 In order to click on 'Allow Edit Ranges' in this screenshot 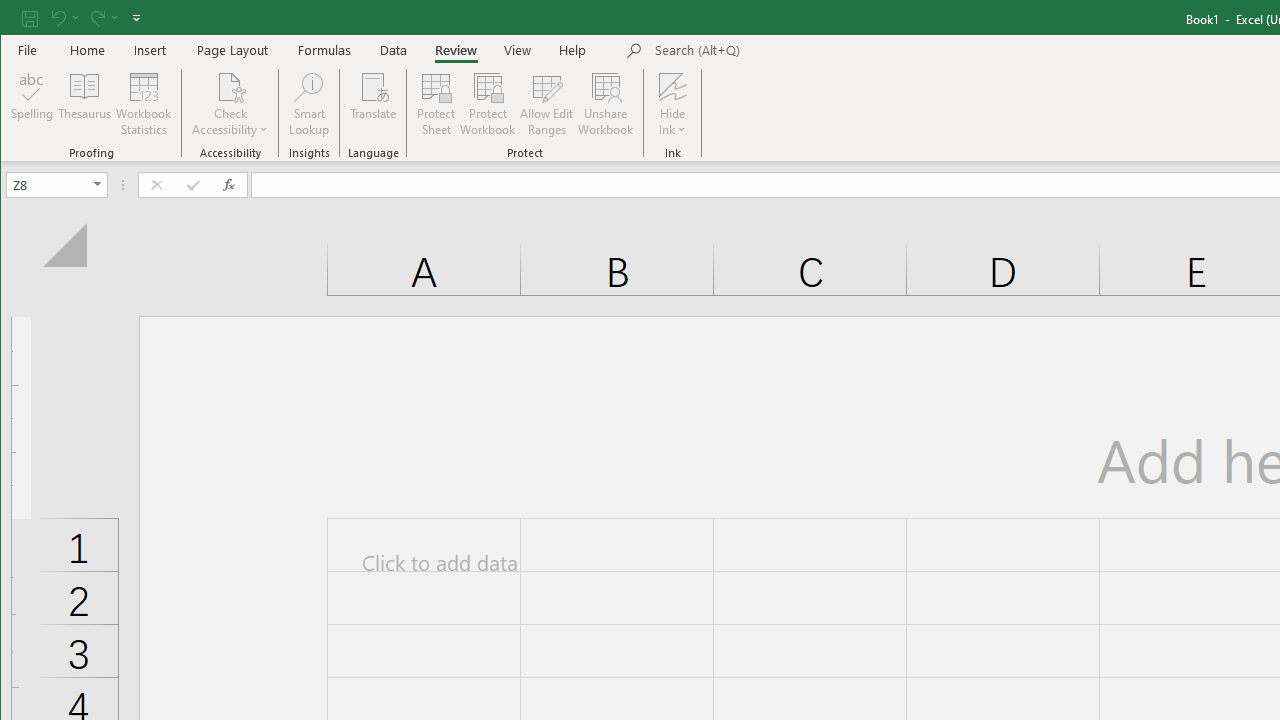, I will do `click(547, 104)`.